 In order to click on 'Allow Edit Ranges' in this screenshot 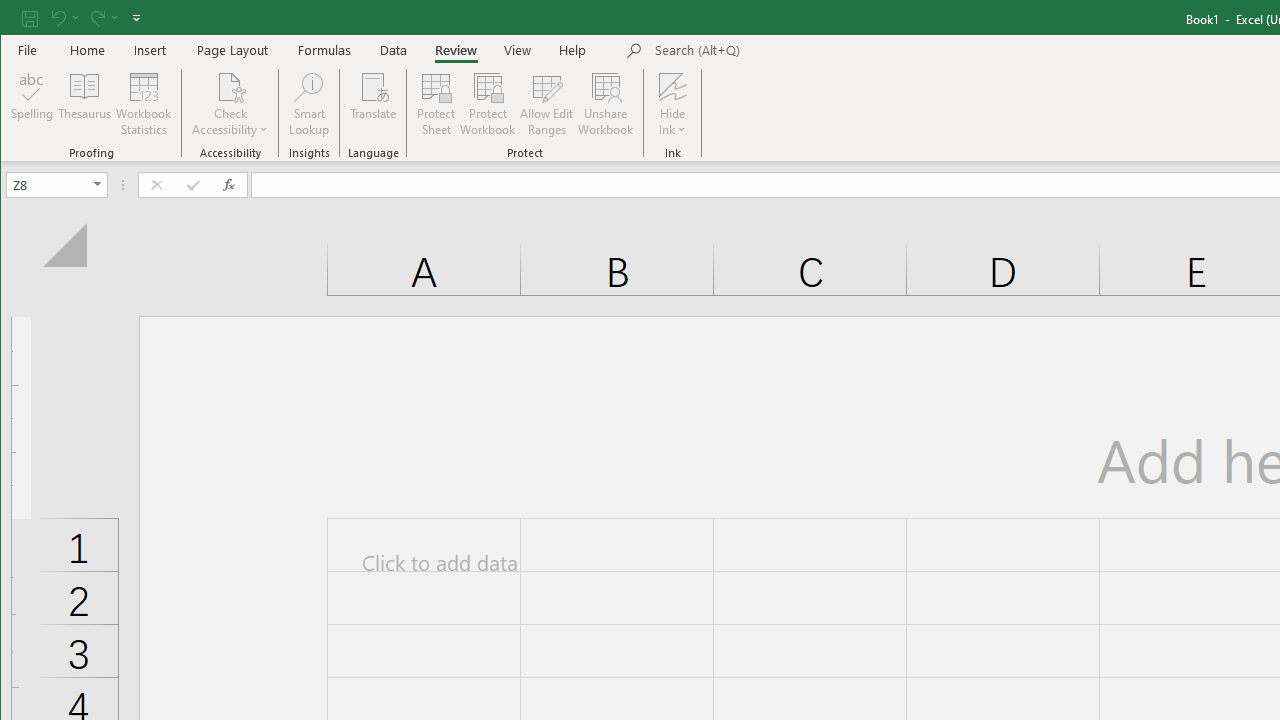, I will do `click(547, 104)`.